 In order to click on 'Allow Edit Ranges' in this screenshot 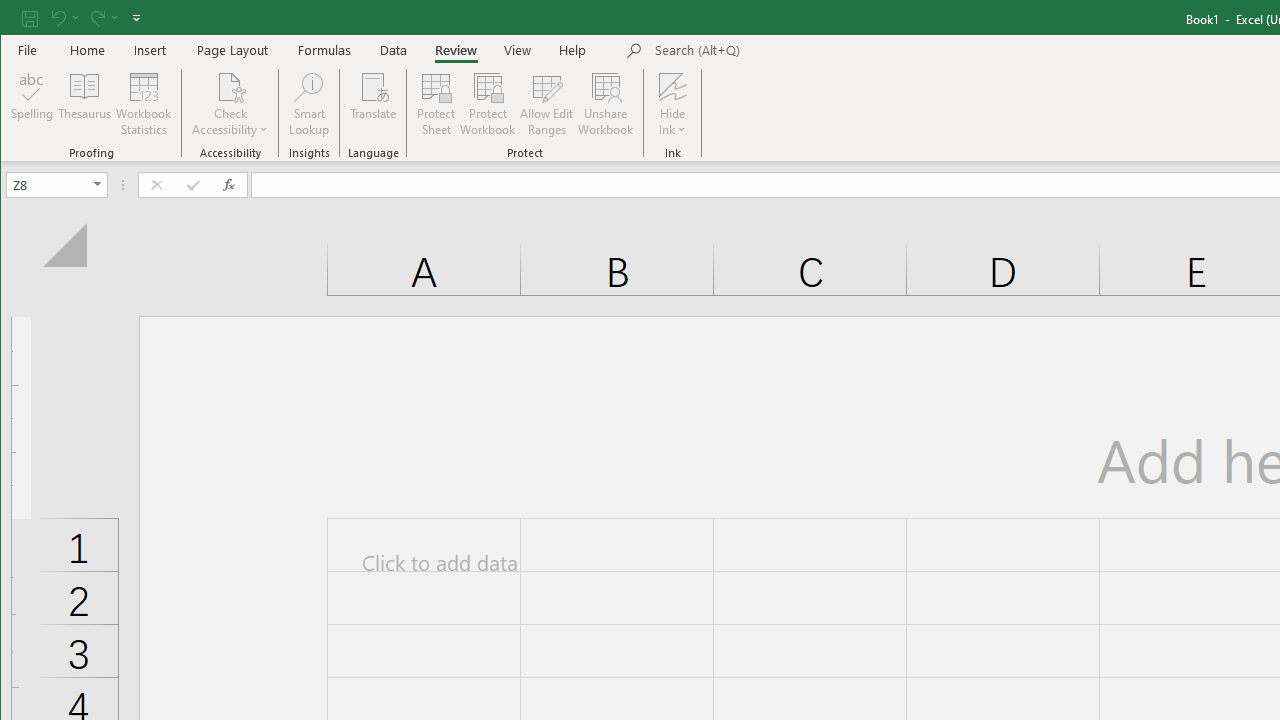, I will do `click(547, 104)`.